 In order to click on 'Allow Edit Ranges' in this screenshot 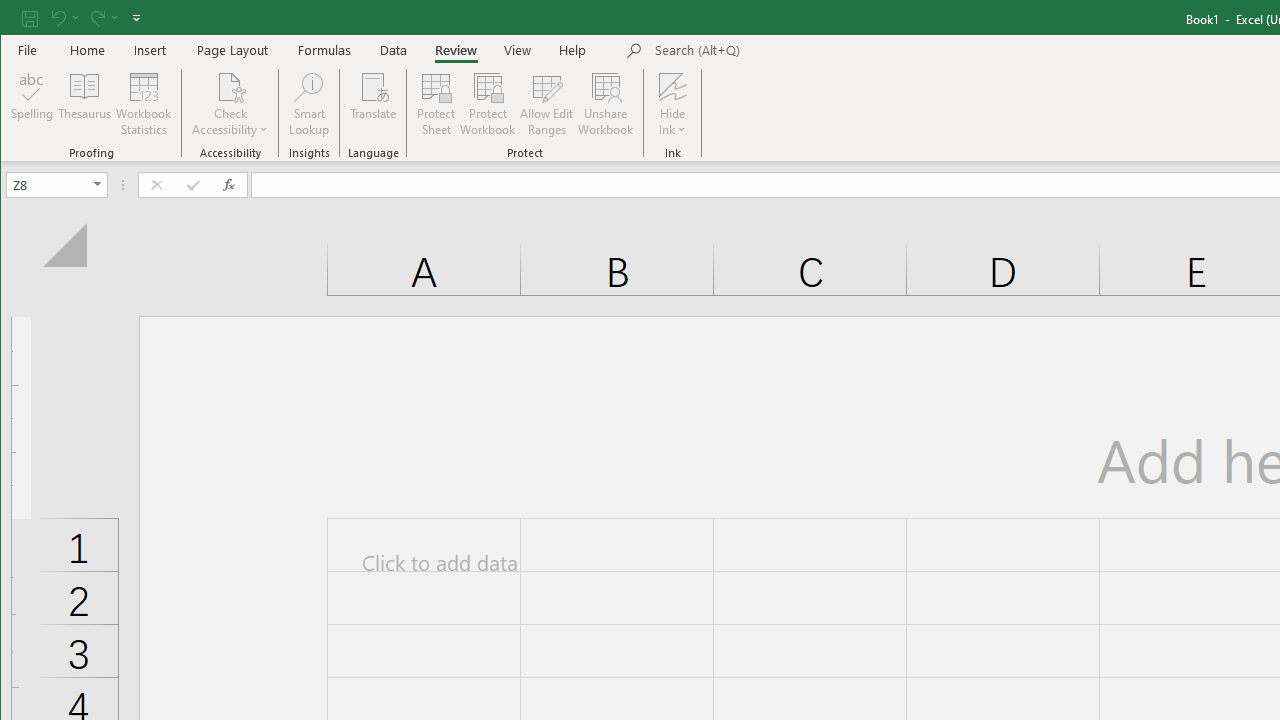, I will do `click(547, 104)`.